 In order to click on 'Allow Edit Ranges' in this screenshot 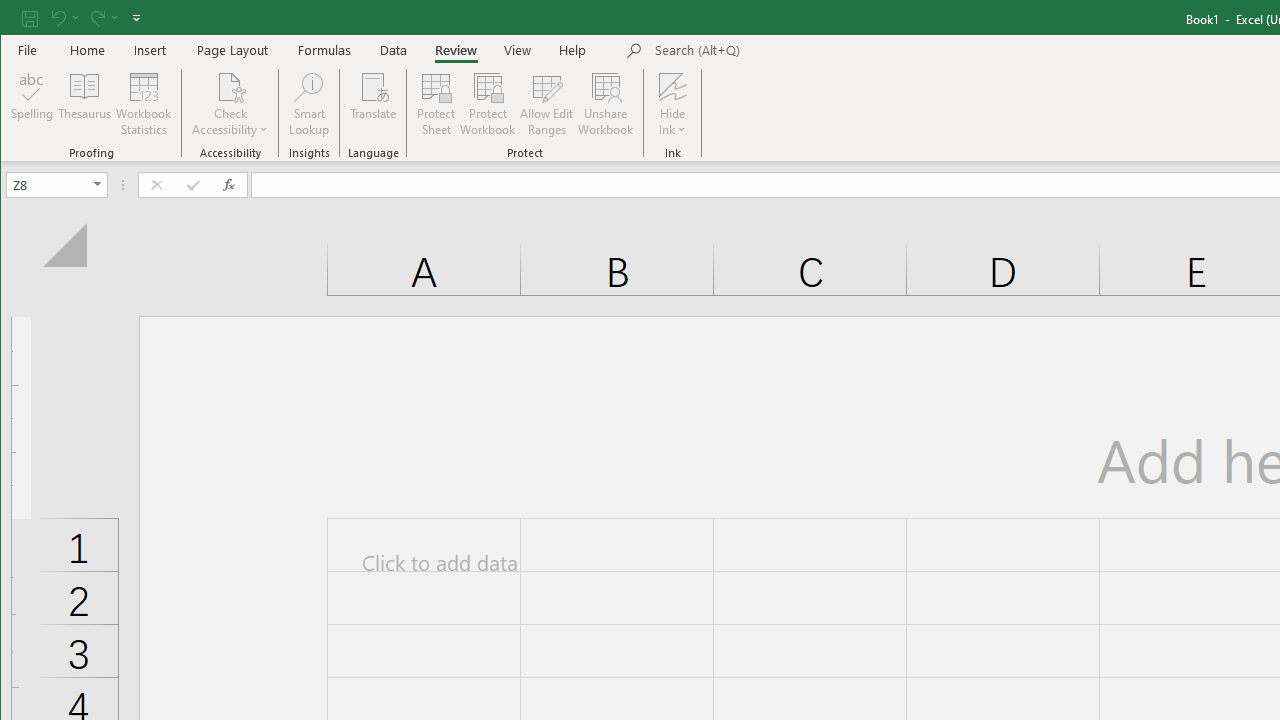, I will do `click(547, 104)`.